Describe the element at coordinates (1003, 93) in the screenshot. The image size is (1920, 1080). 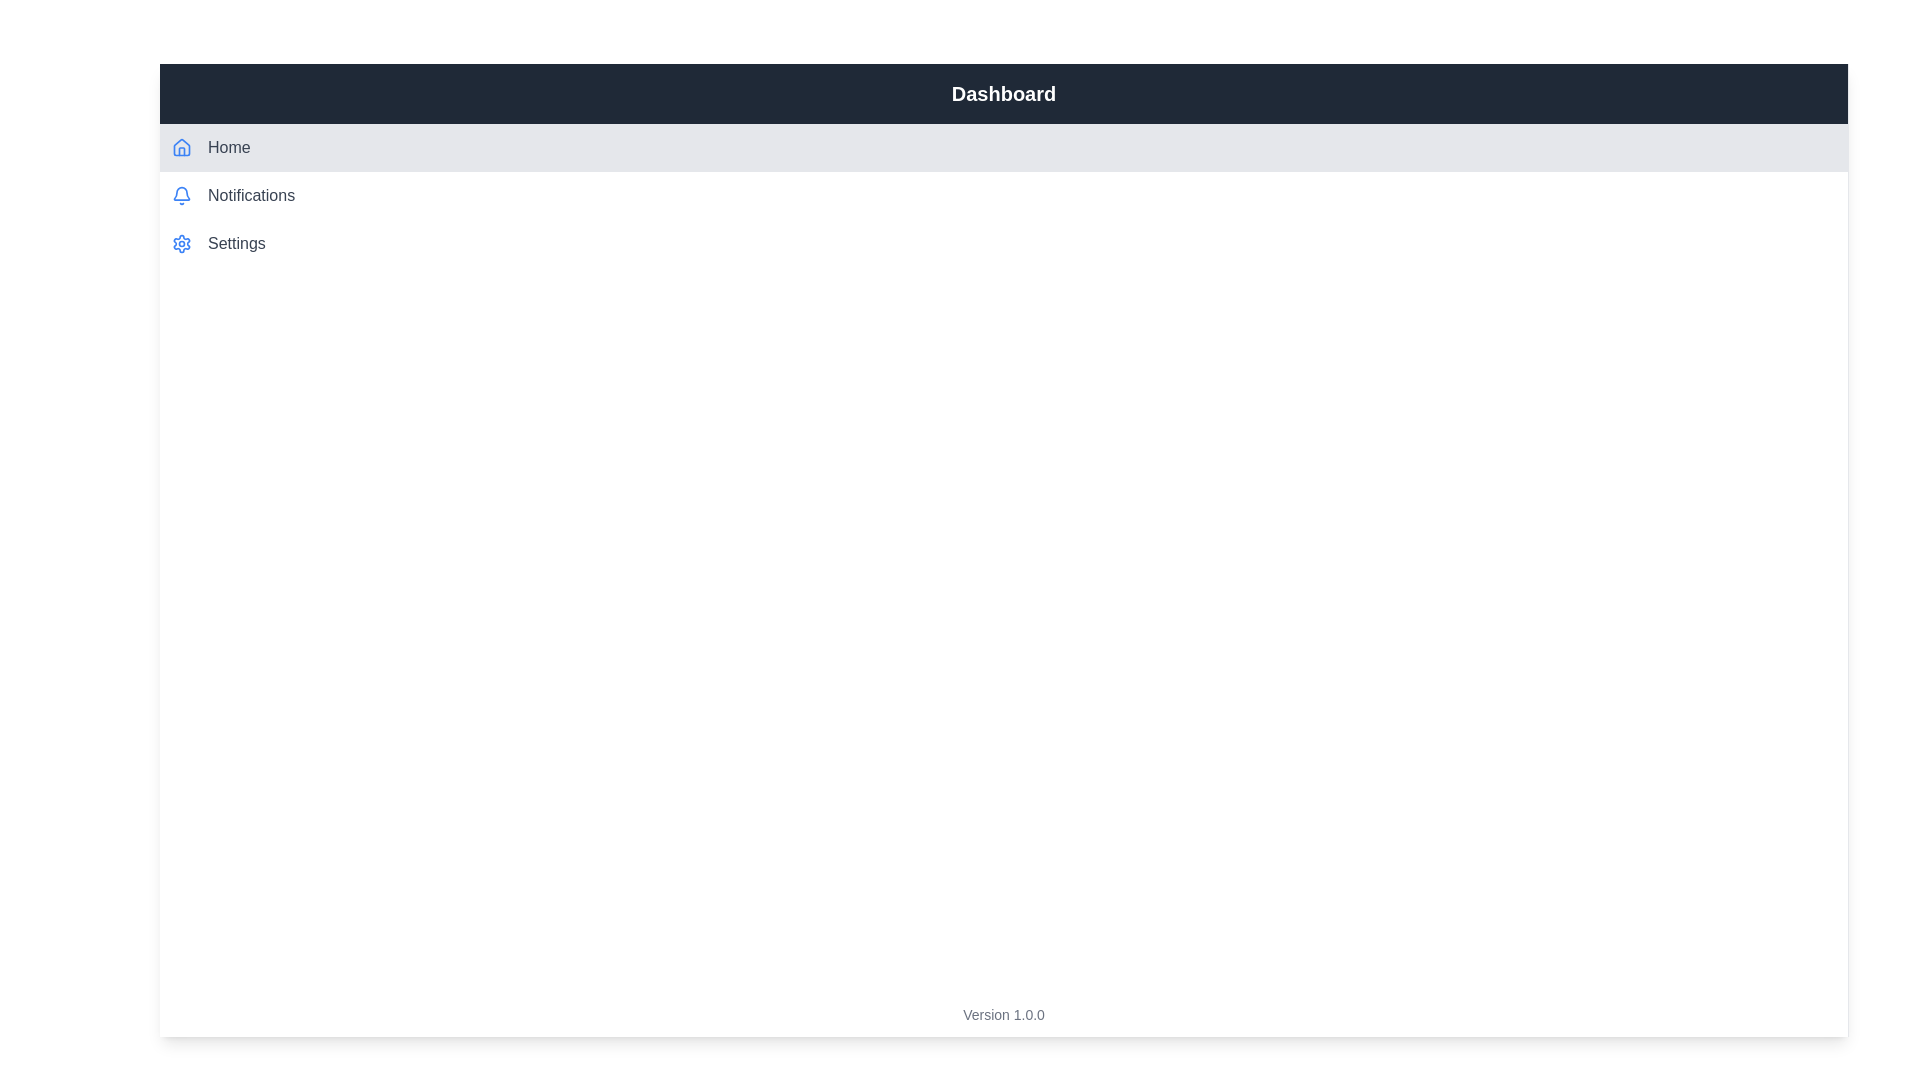
I see `the header labeled 'Dashboard'` at that location.